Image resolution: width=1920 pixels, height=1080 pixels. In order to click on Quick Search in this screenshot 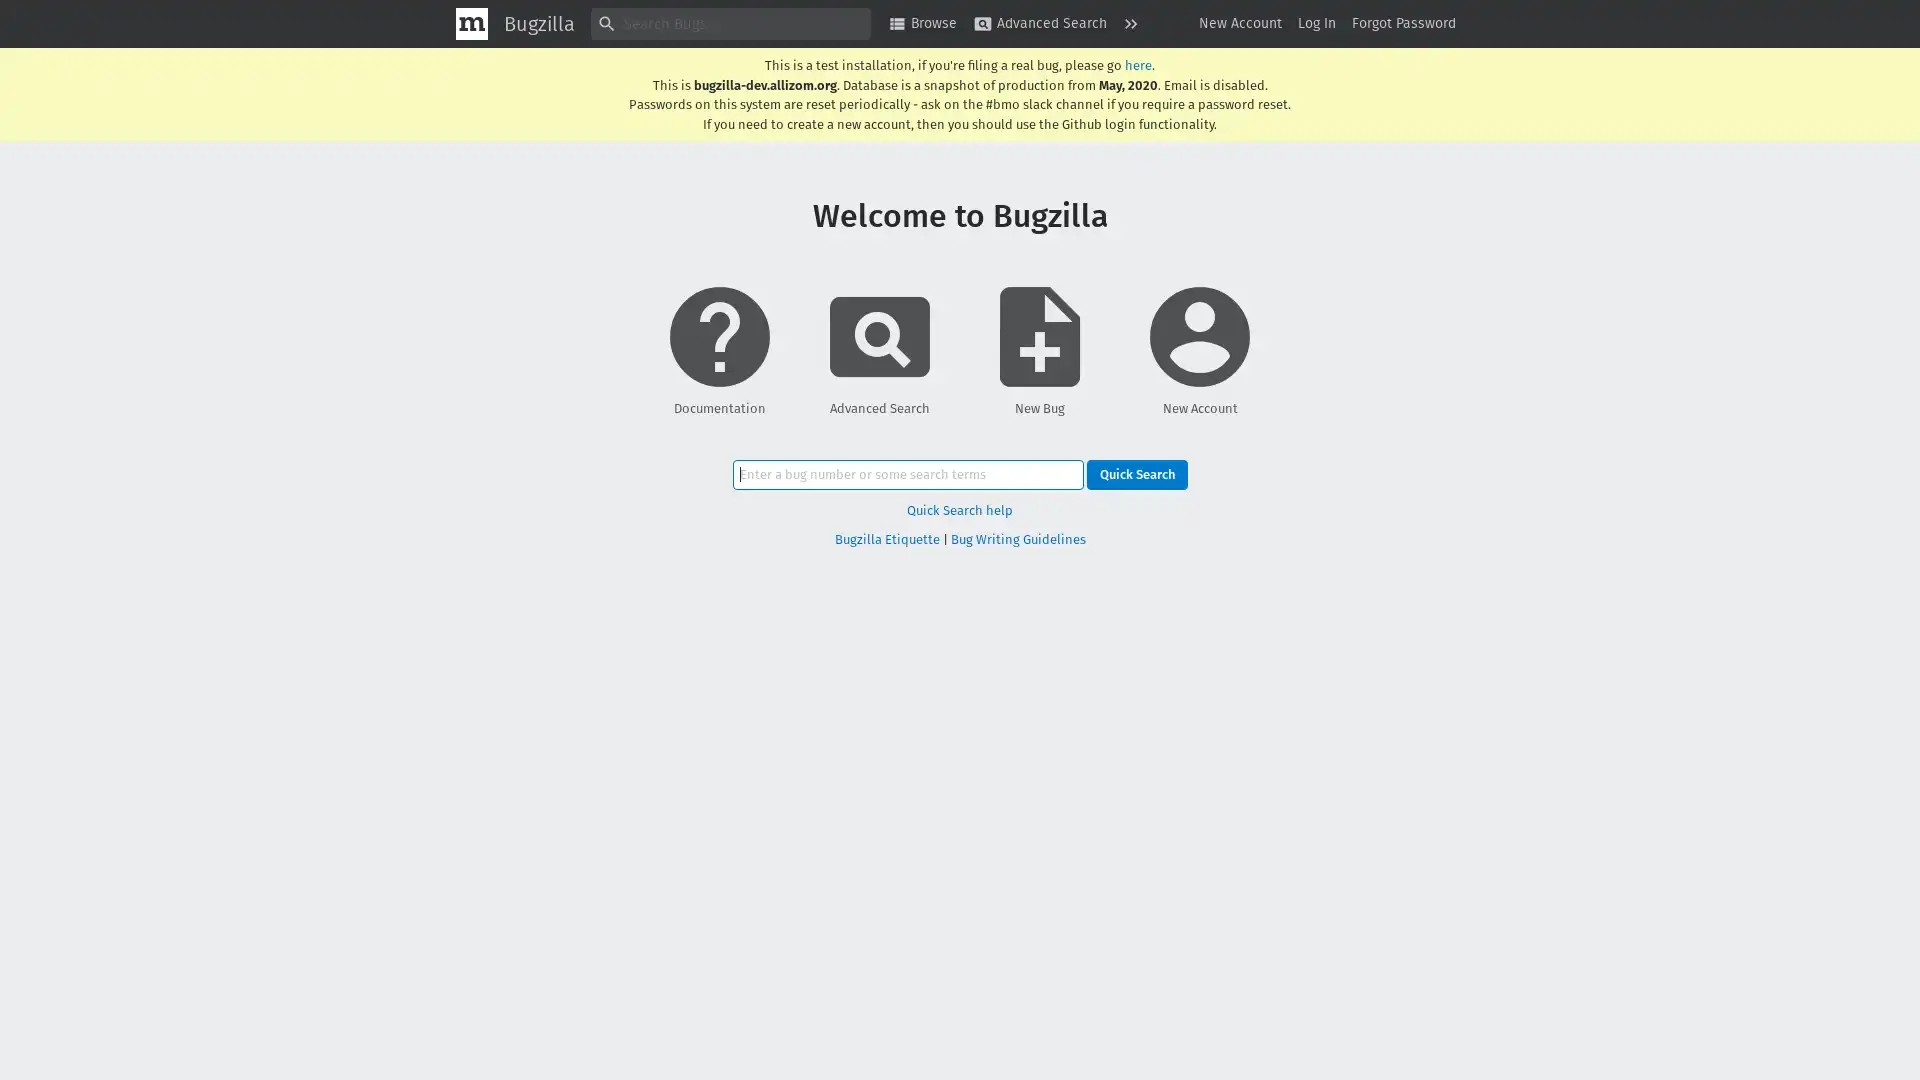, I will do `click(1136, 474)`.